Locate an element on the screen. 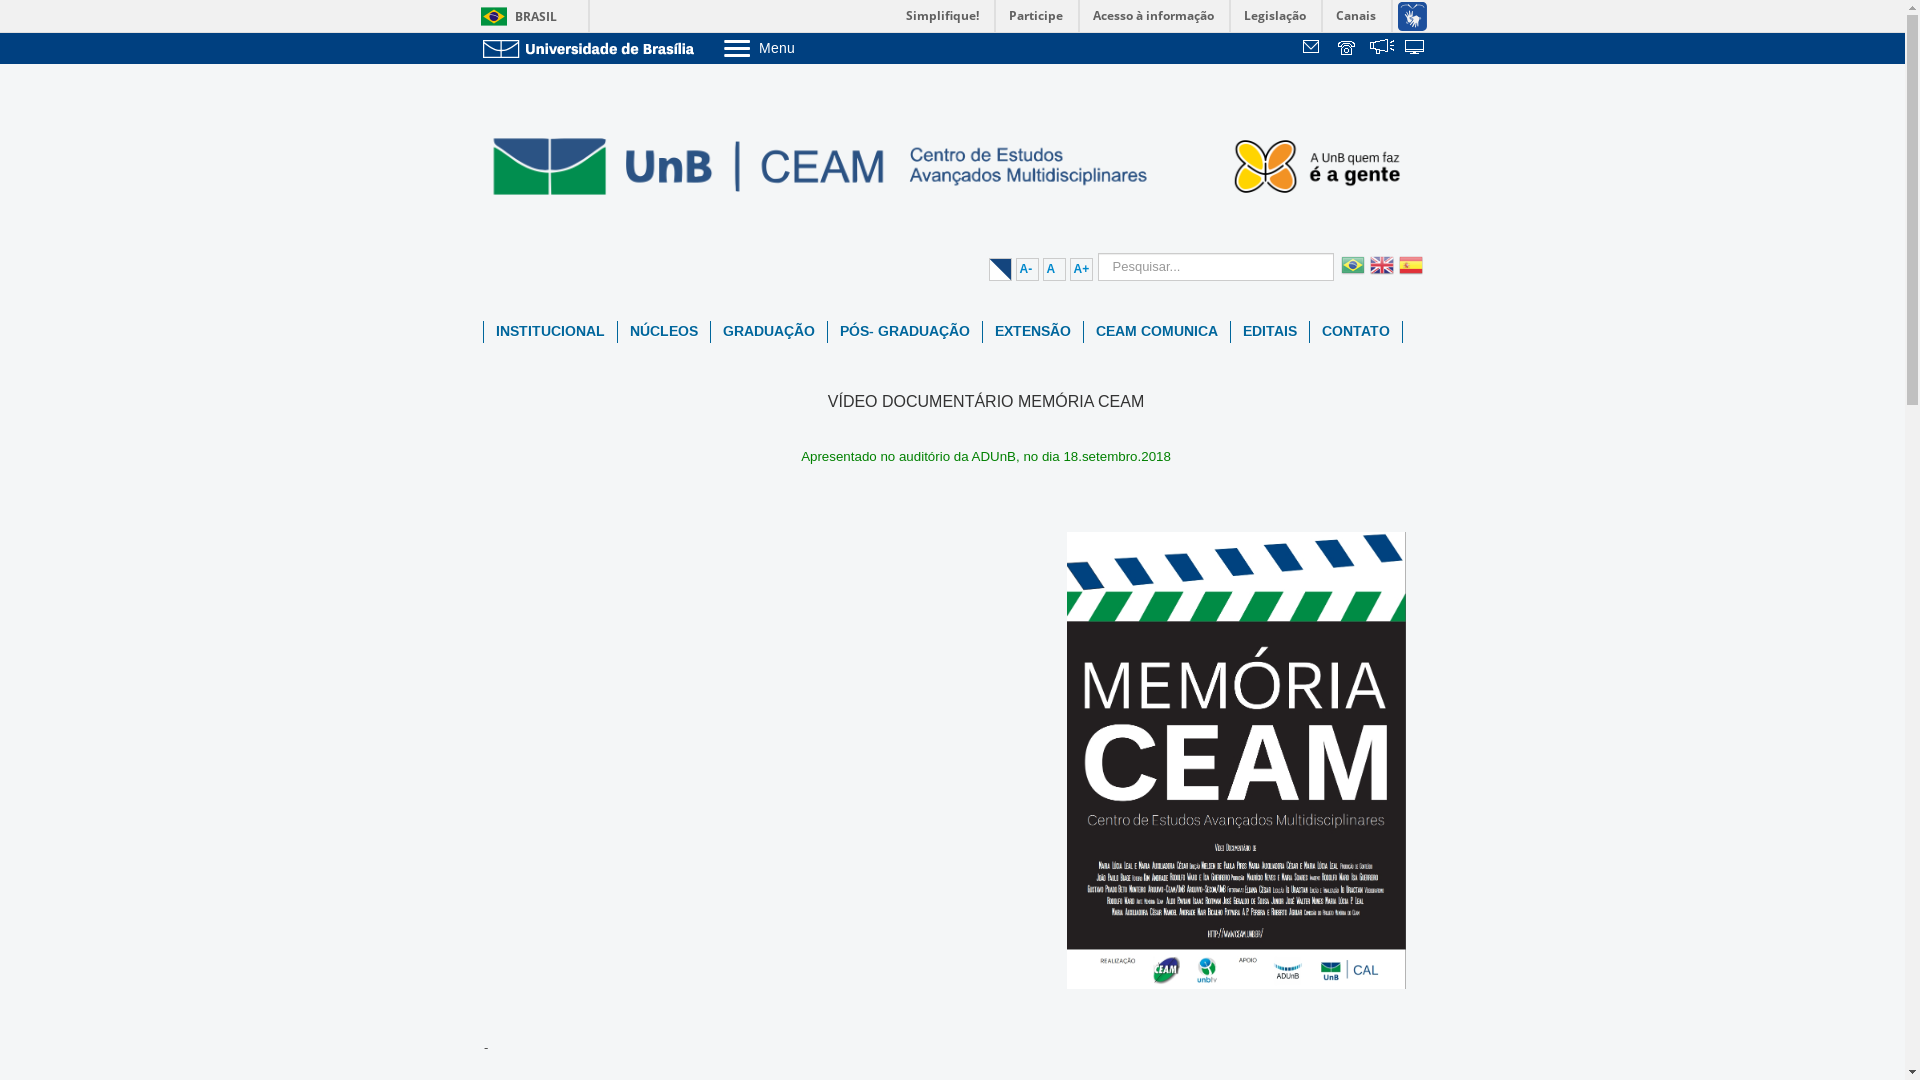 Image resolution: width=1920 pixels, height=1080 pixels. 'English' is located at coordinates (1377, 277).